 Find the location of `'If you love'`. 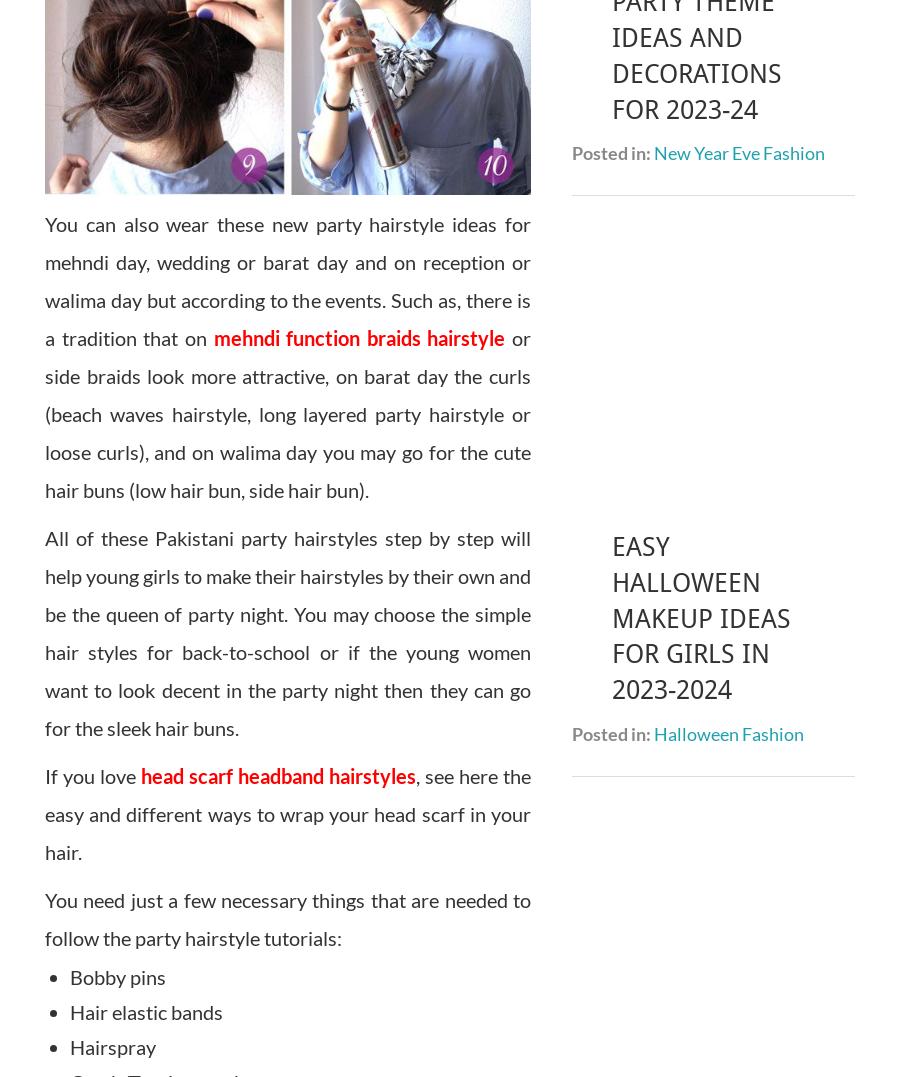

'If you love' is located at coordinates (44, 774).